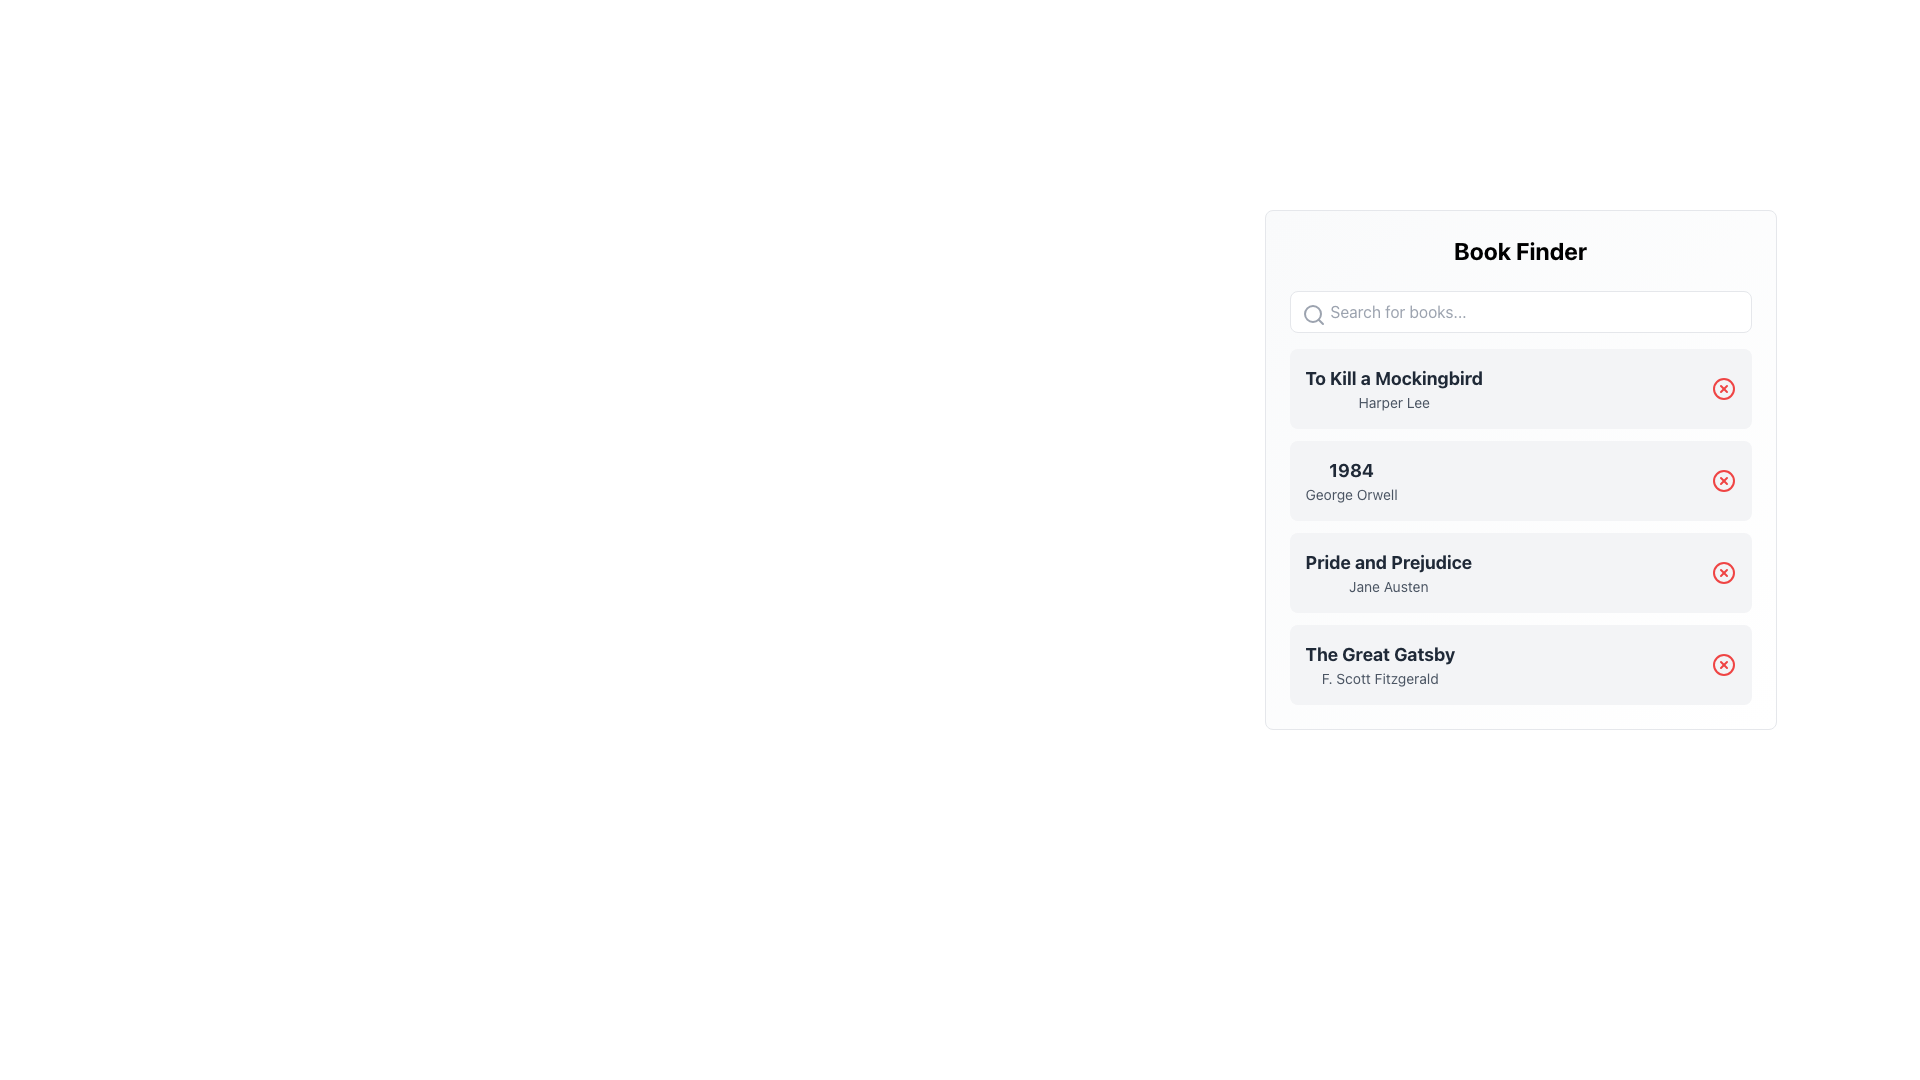 This screenshot has height=1080, width=1920. Describe the element at coordinates (1351, 494) in the screenshot. I see `the static text label displaying 'George Orwell', which is positioned below the title '1984' in the 'Book Finder' panel` at that location.